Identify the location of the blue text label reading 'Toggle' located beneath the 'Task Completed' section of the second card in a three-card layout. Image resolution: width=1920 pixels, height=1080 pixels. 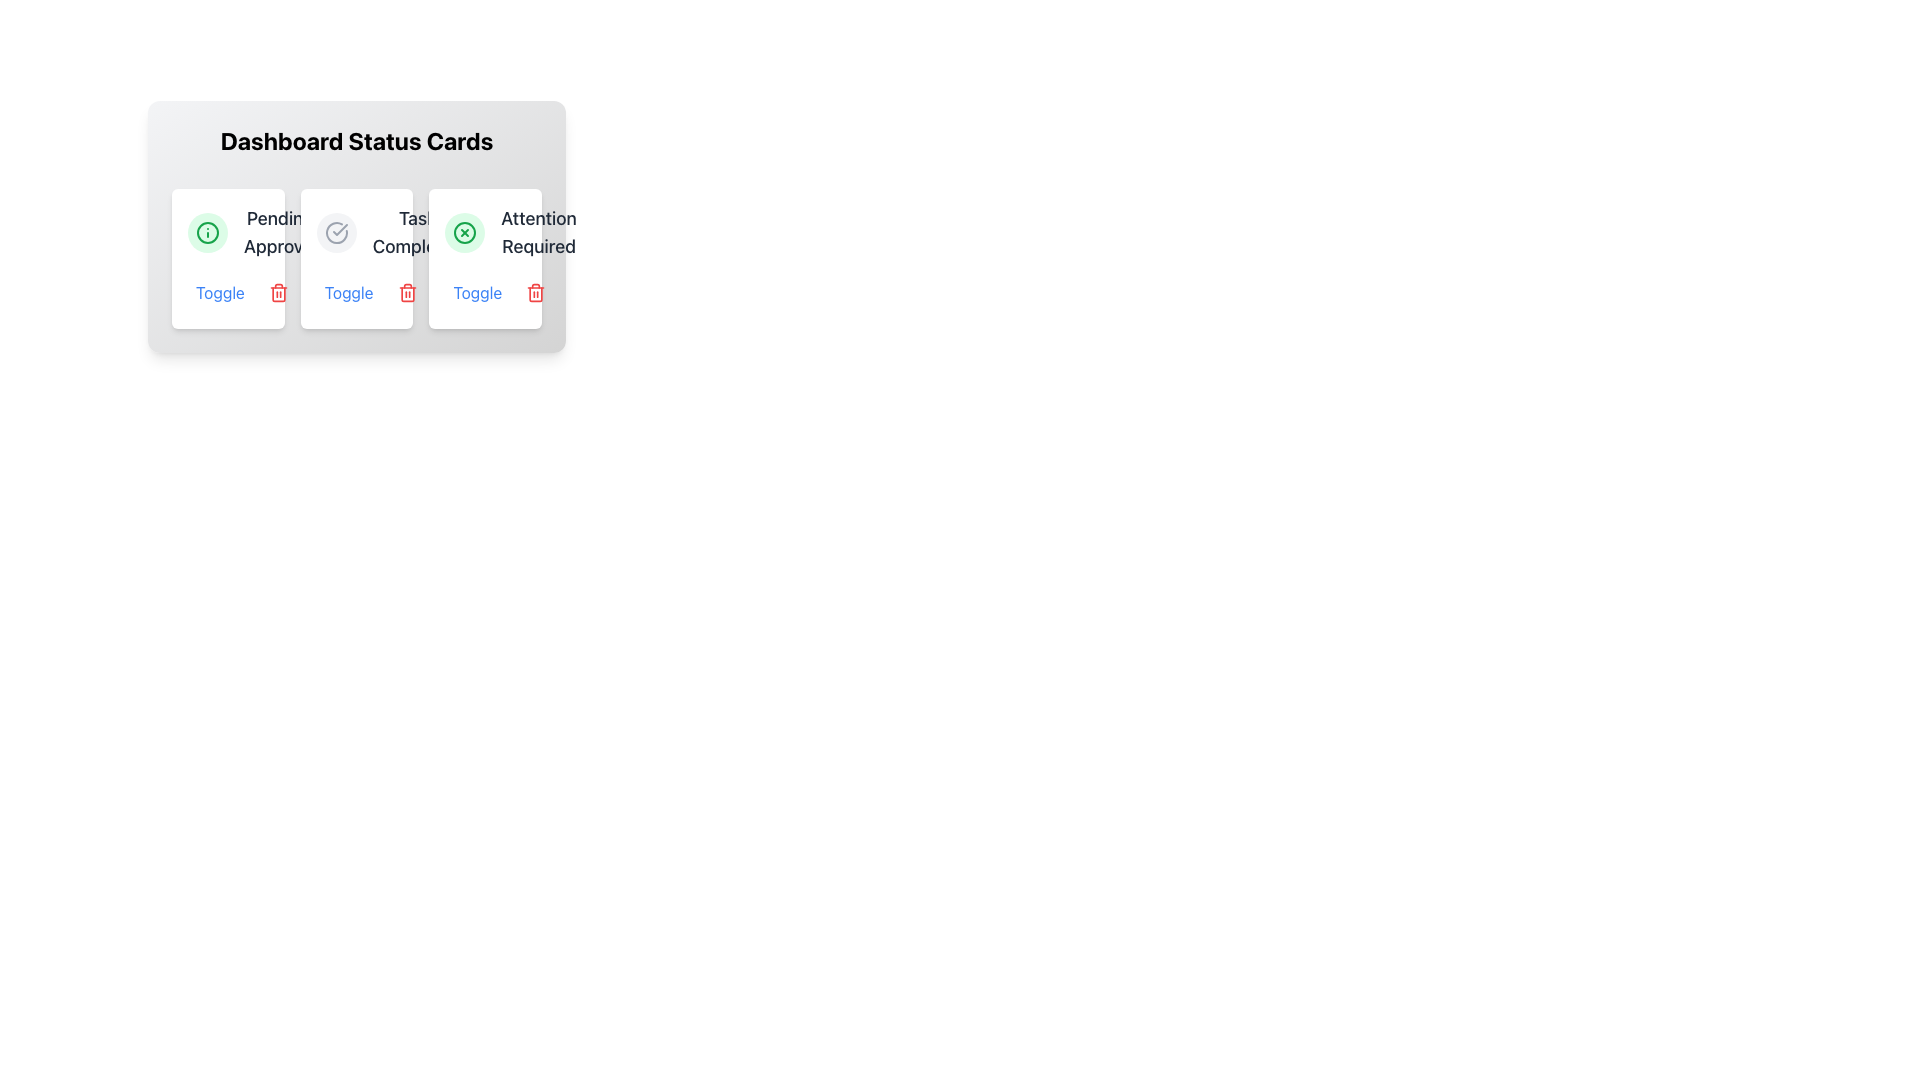
(356, 293).